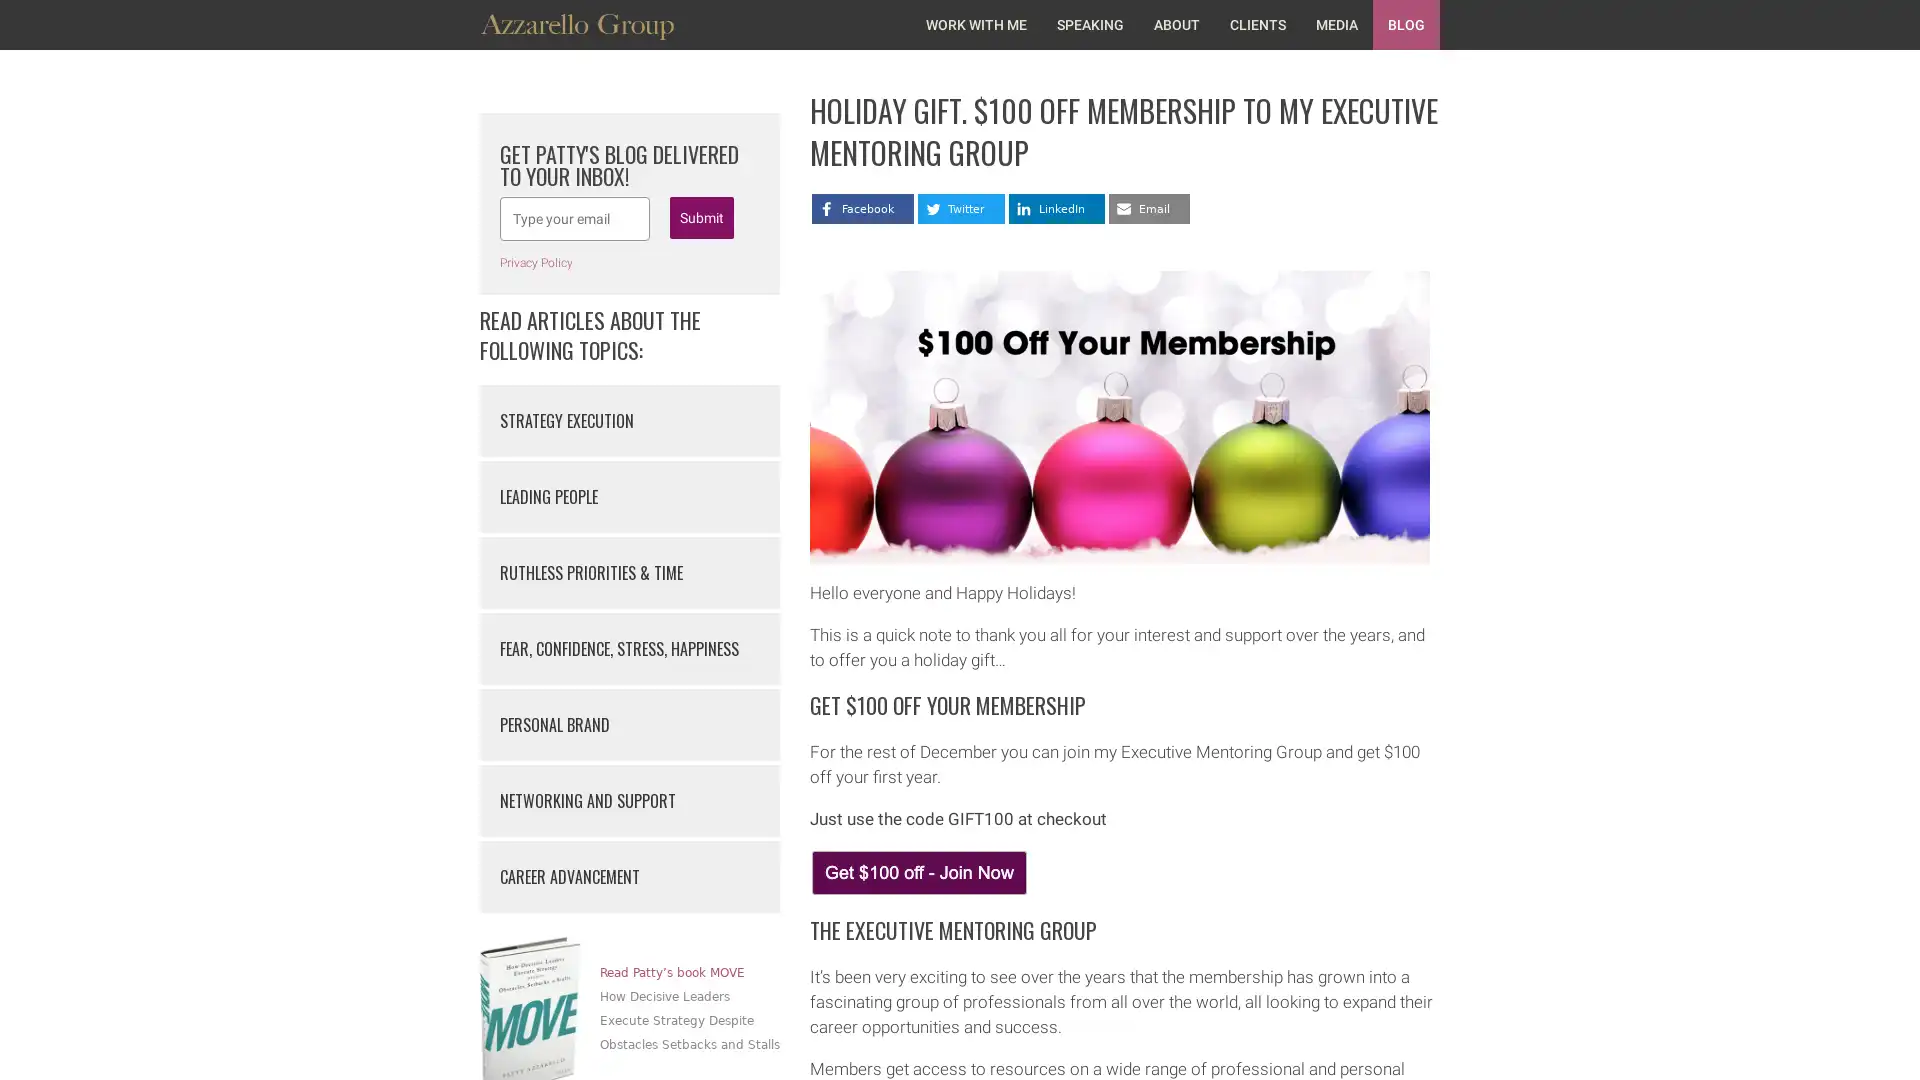 The image size is (1920, 1080). Describe the element at coordinates (628, 419) in the screenshot. I see `STRATEGY EXECUTION` at that location.